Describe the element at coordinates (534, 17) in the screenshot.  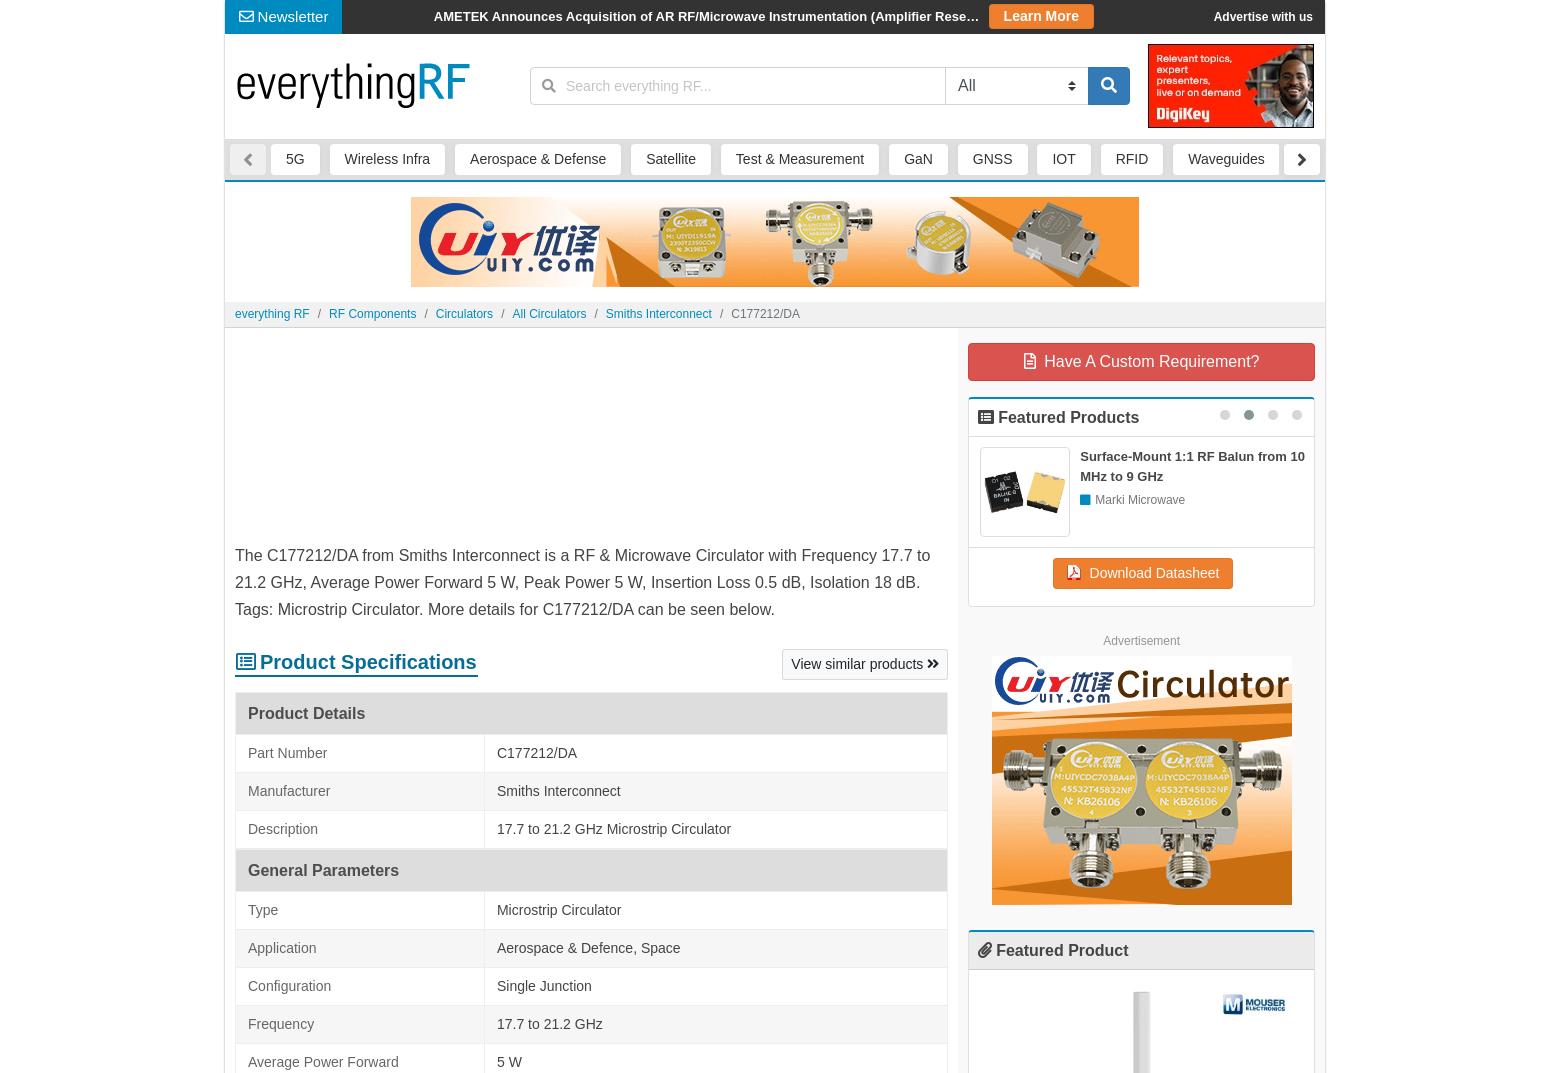
I see `'Custom Products'` at that location.